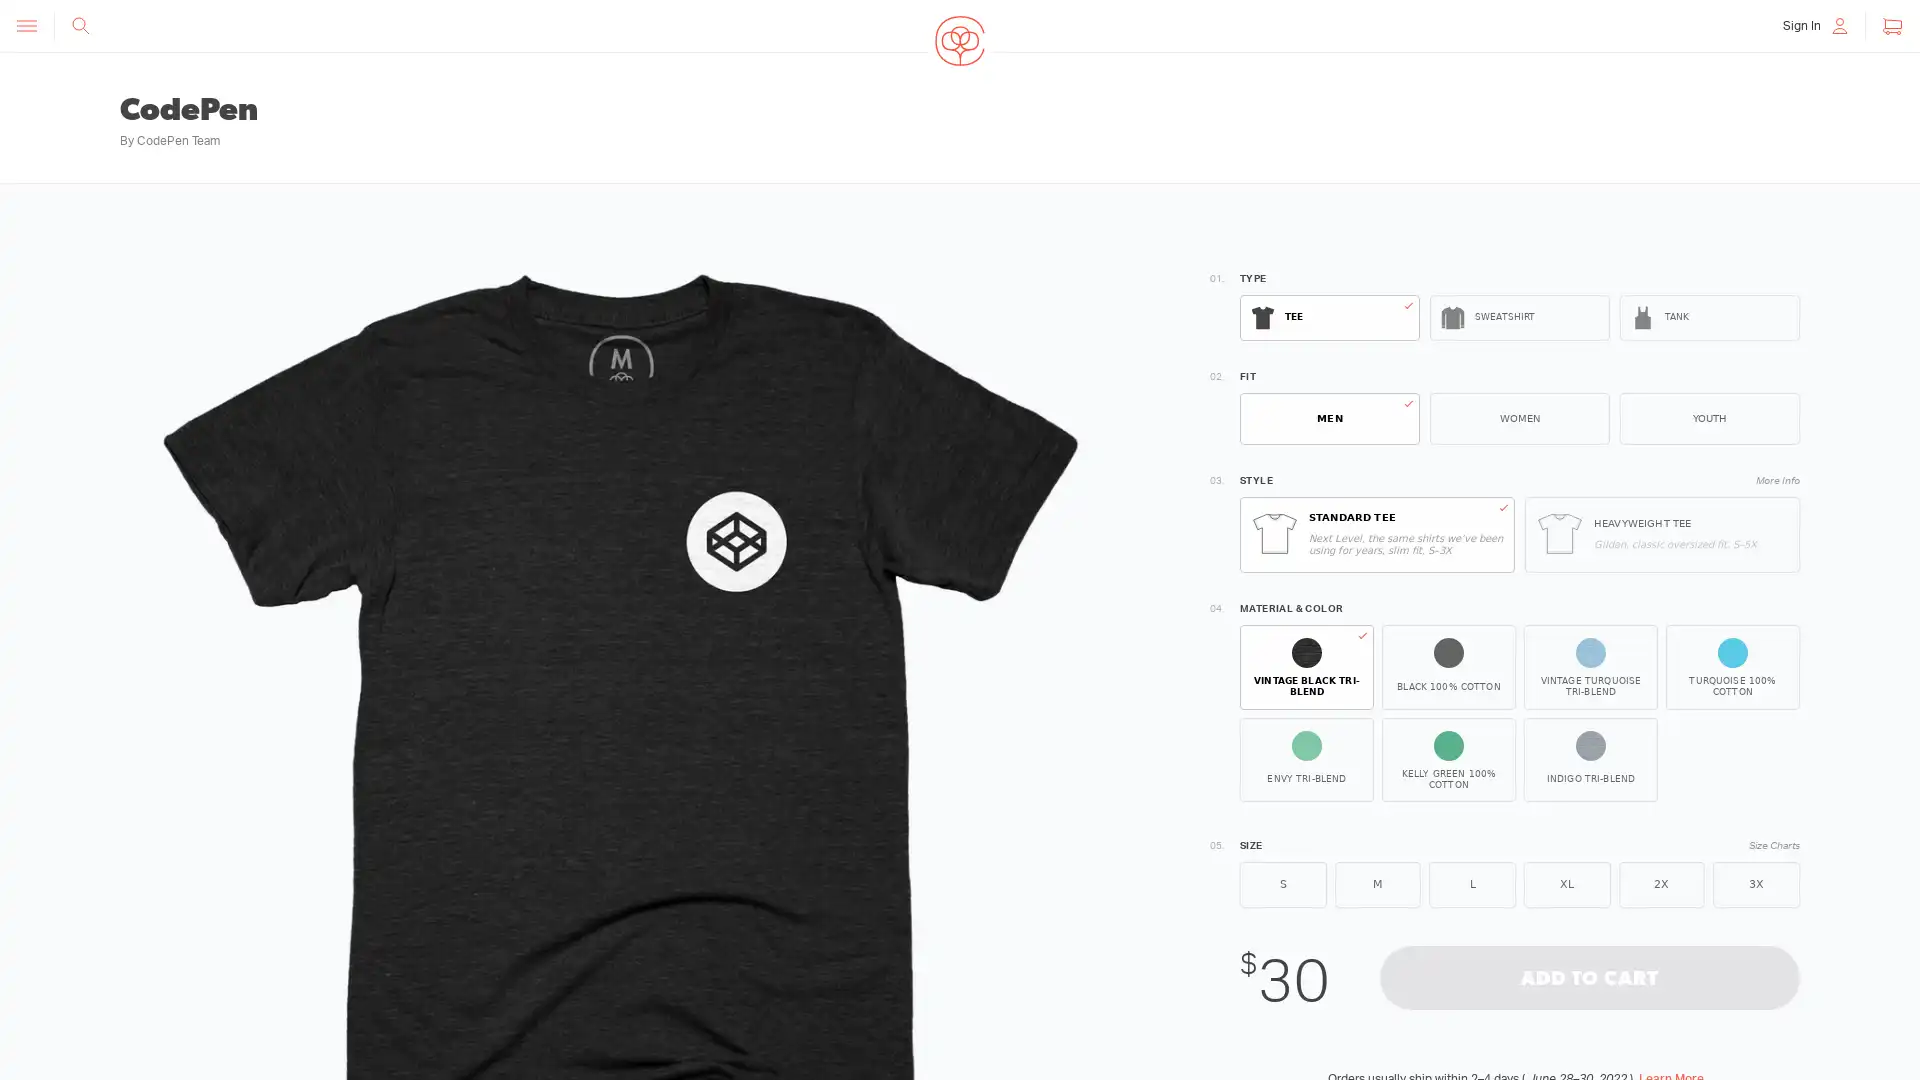 The height and width of the screenshot is (1080, 1920). What do you see at coordinates (1449, 667) in the screenshot?
I see `BLACK 100% COTTON` at bounding box center [1449, 667].